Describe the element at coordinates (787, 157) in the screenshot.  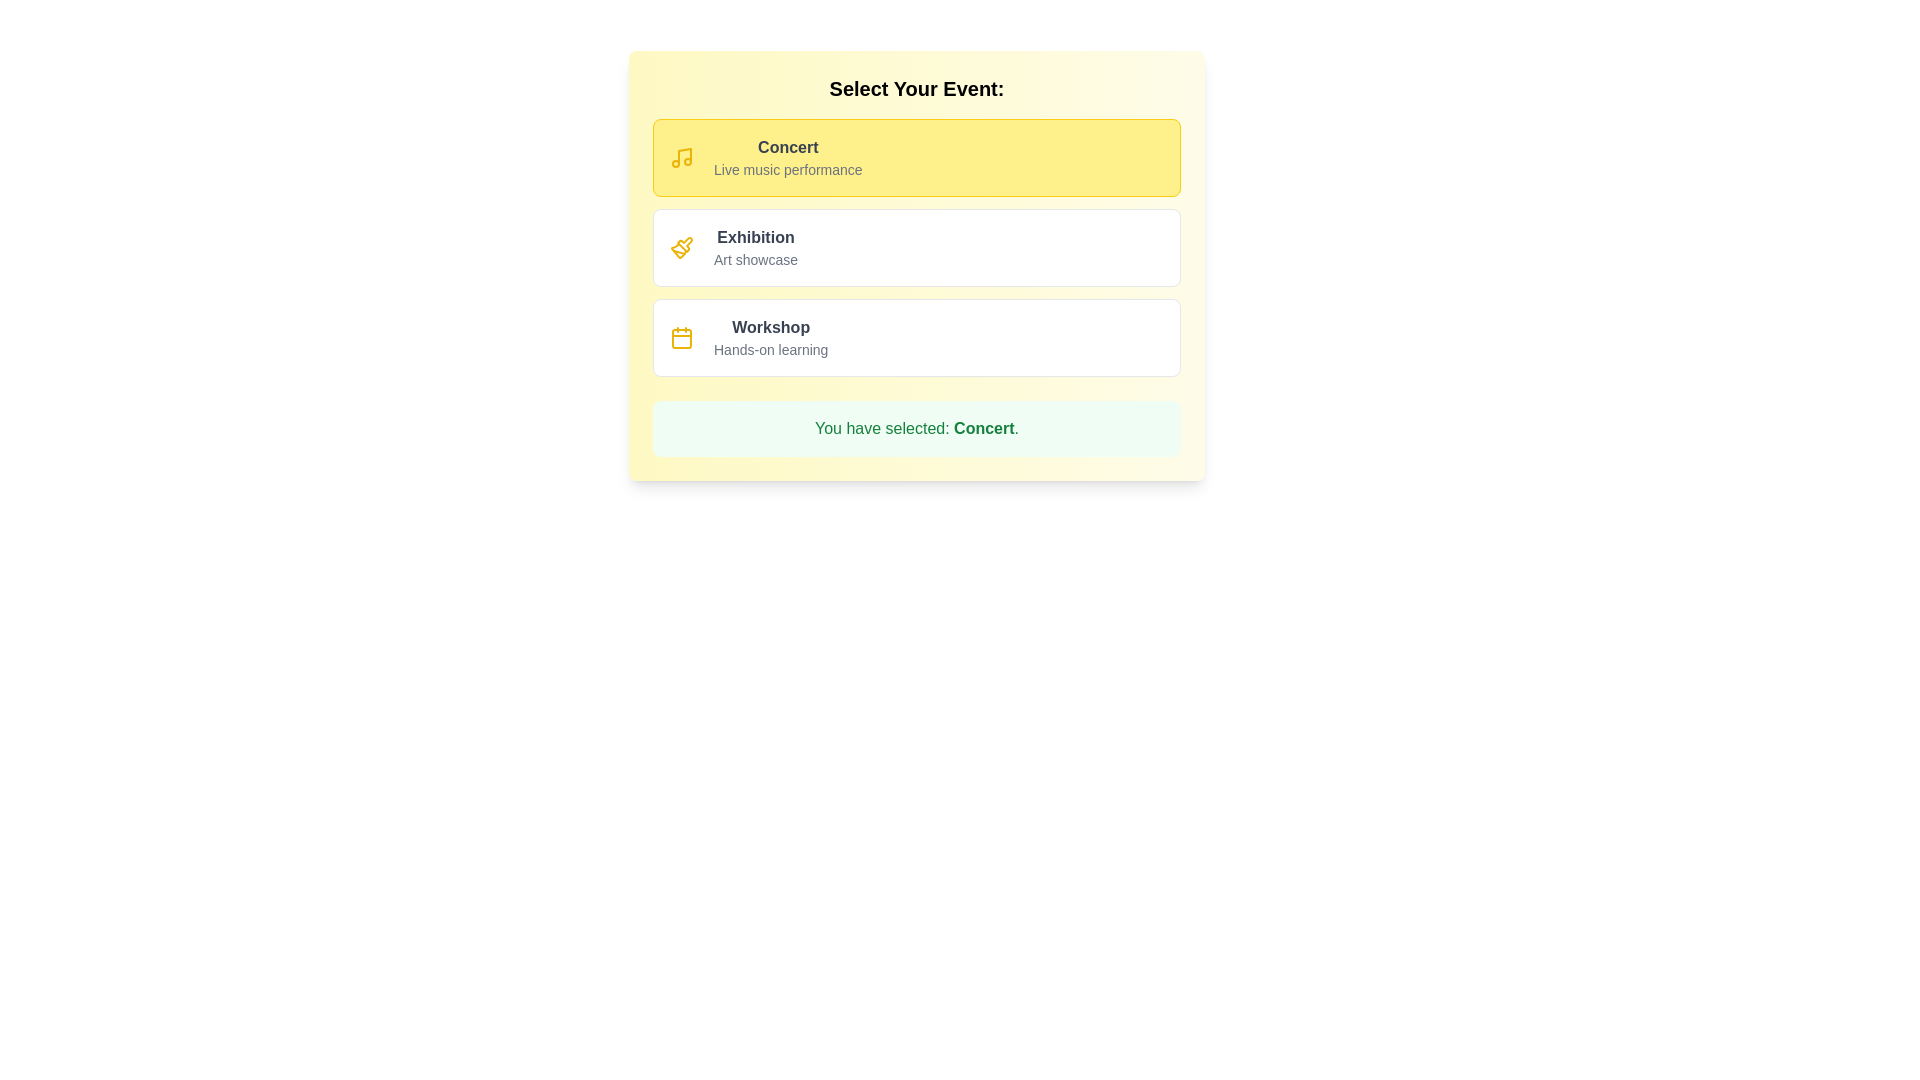
I see `the Text Label that provides information about the 'Concert' event, located in the yellow-highlighted card at the top of a list of selectable cards` at that location.